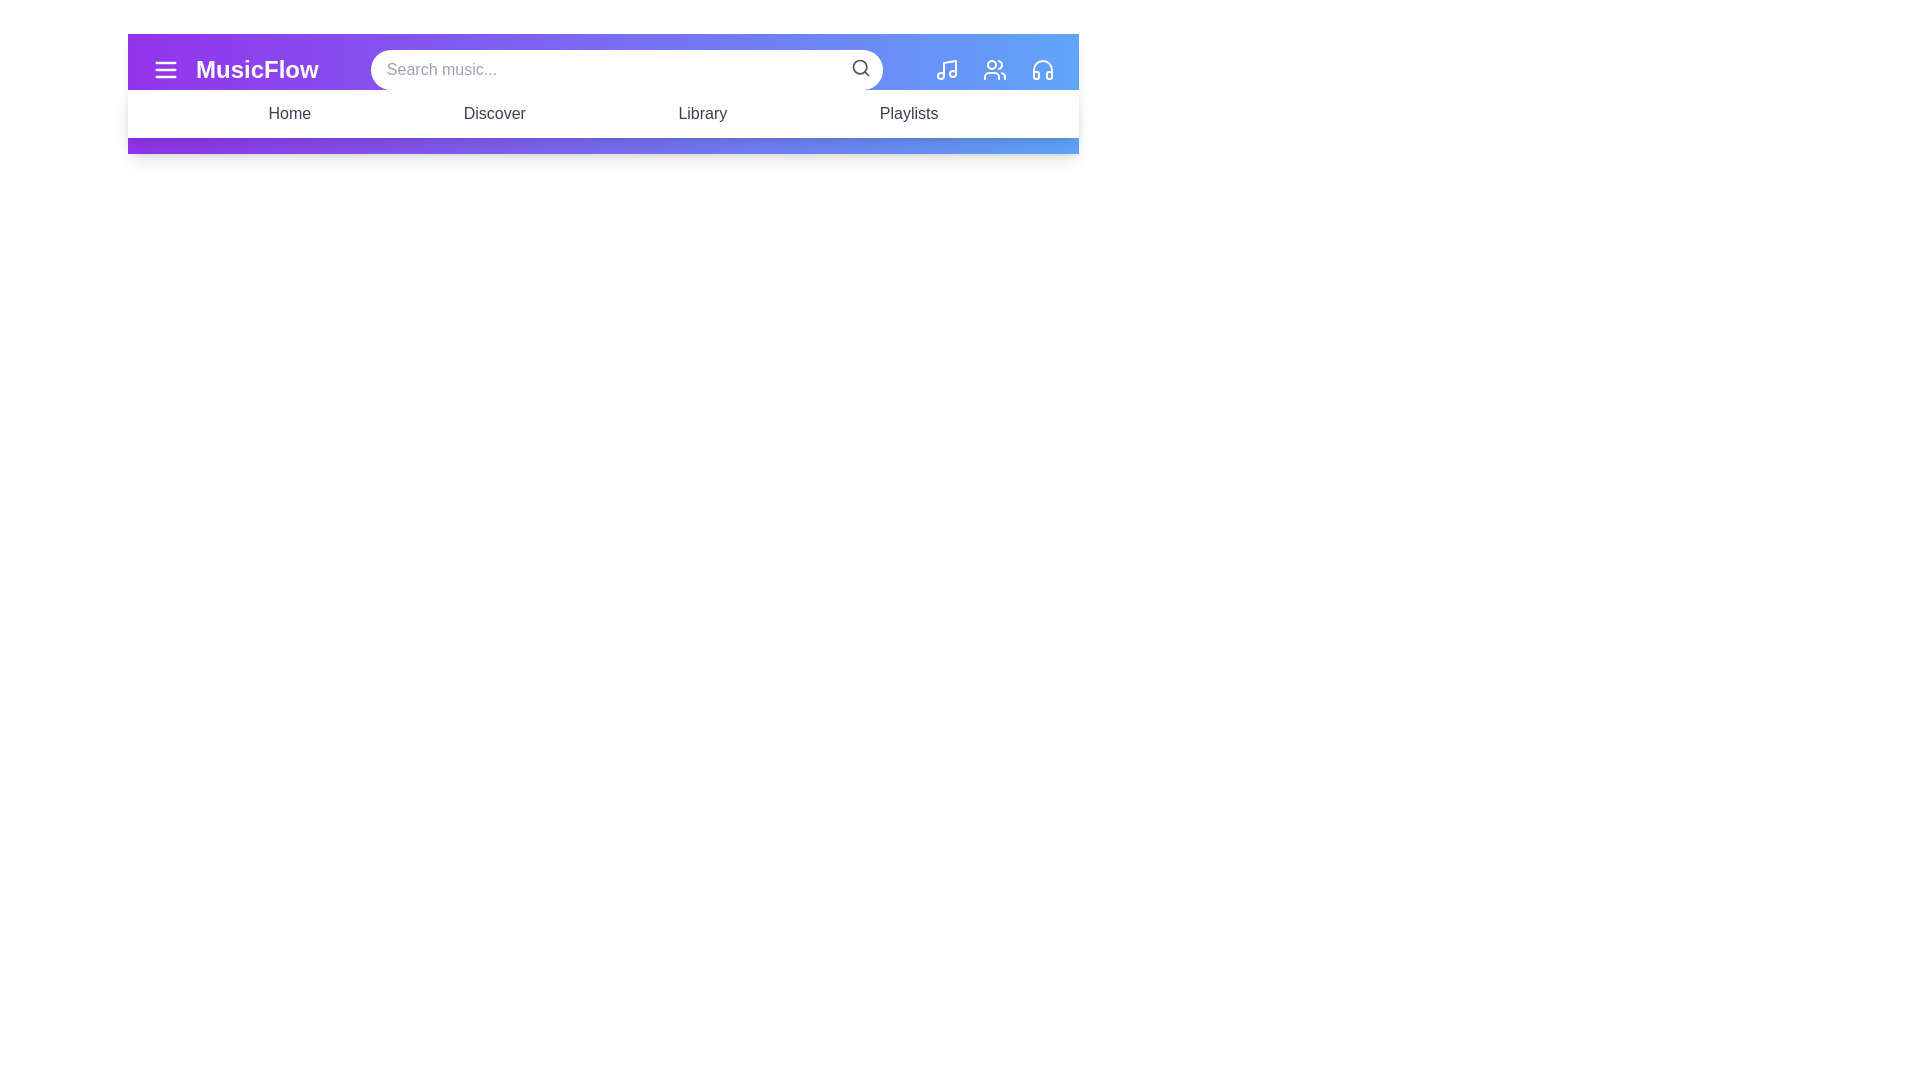 The image size is (1920, 1080). Describe the element at coordinates (256, 68) in the screenshot. I see `the title text 'MusicFlow'` at that location.